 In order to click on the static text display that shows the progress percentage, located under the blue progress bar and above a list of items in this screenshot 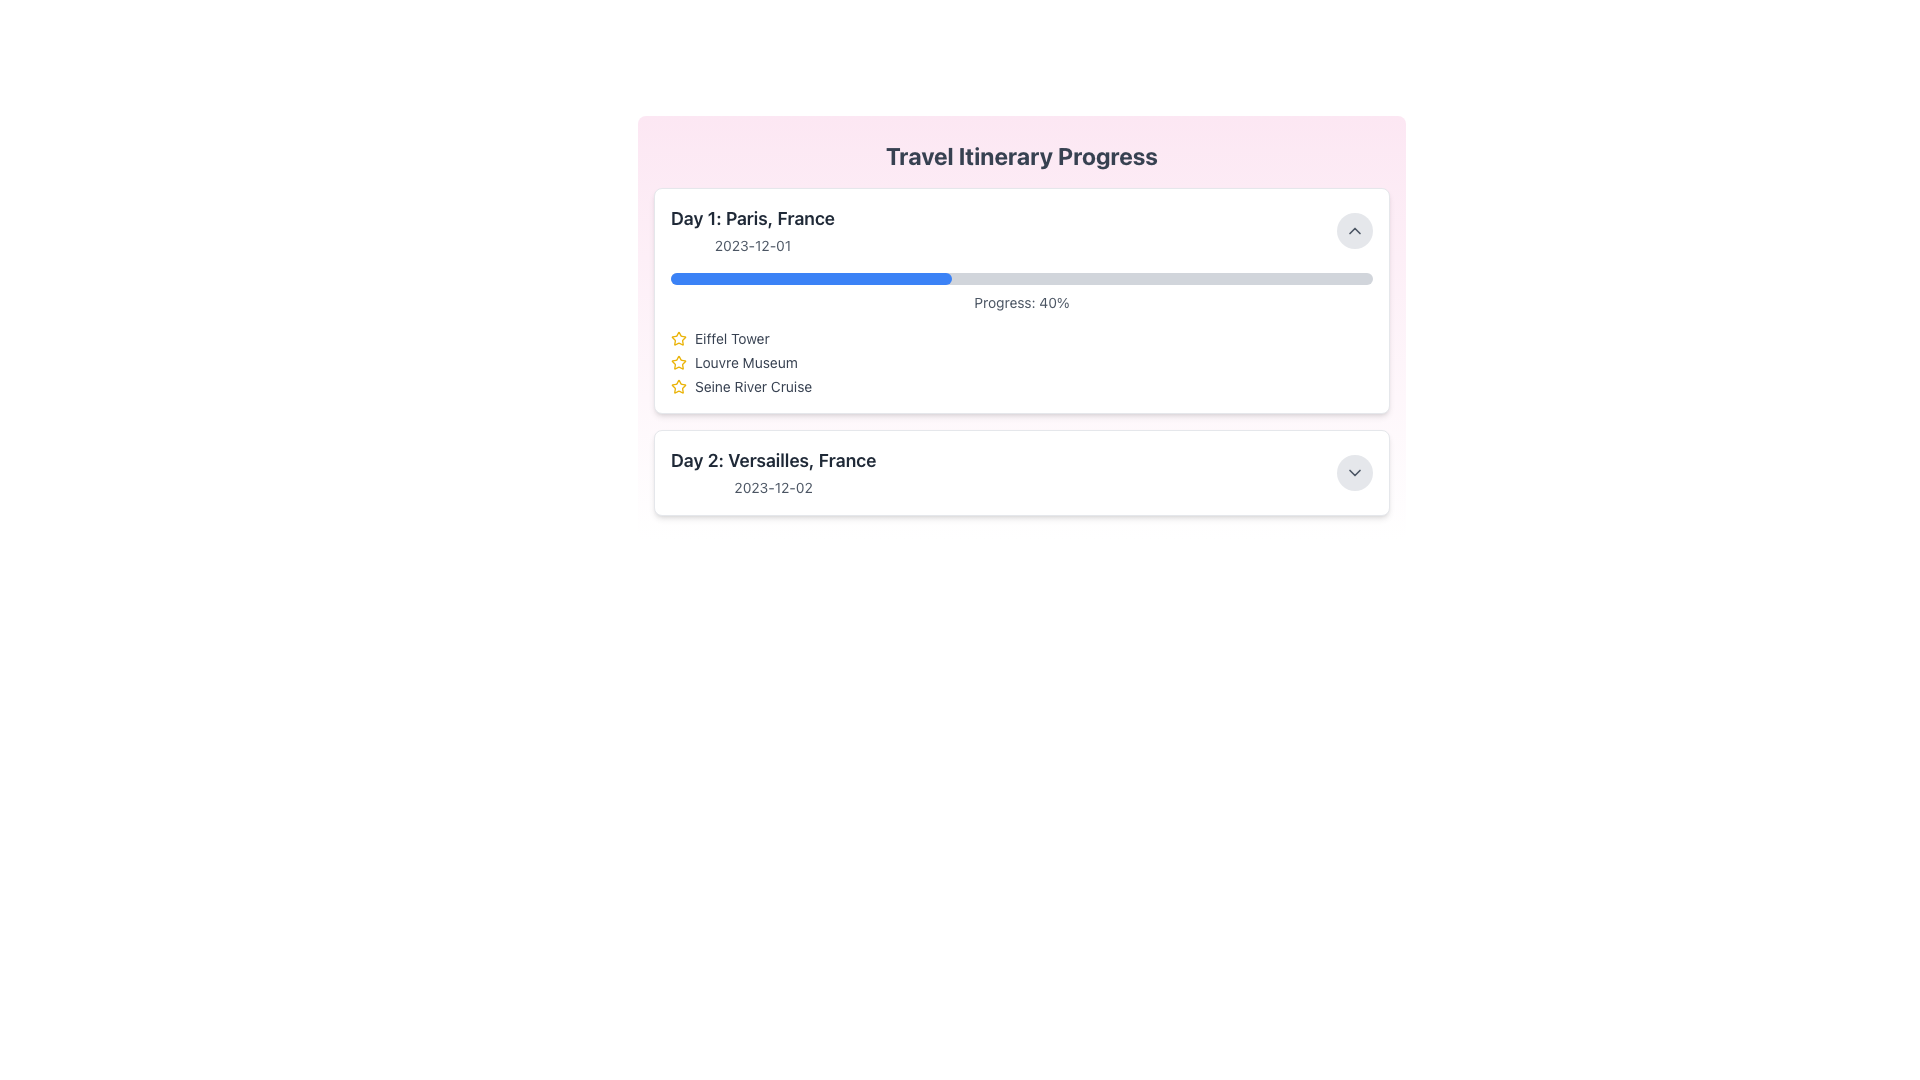, I will do `click(1022, 303)`.